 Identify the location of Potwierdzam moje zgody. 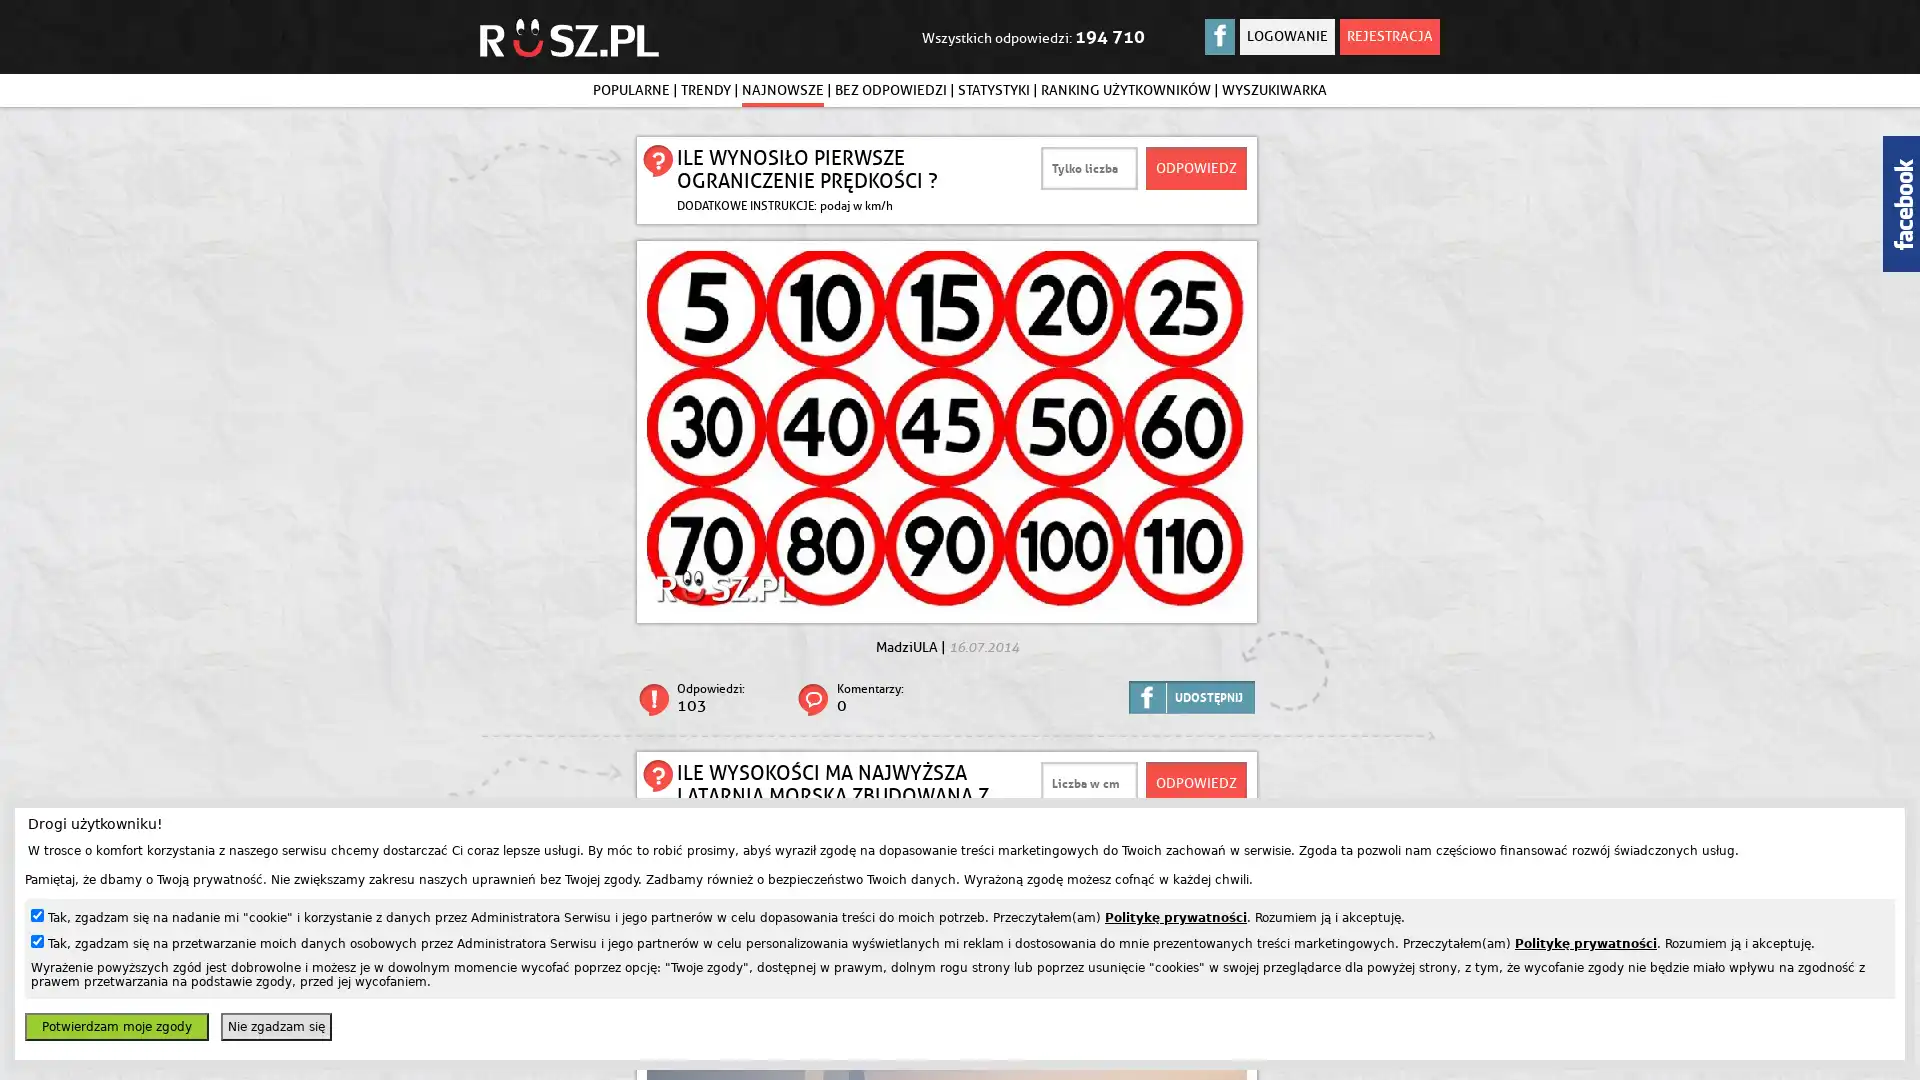
(115, 1026).